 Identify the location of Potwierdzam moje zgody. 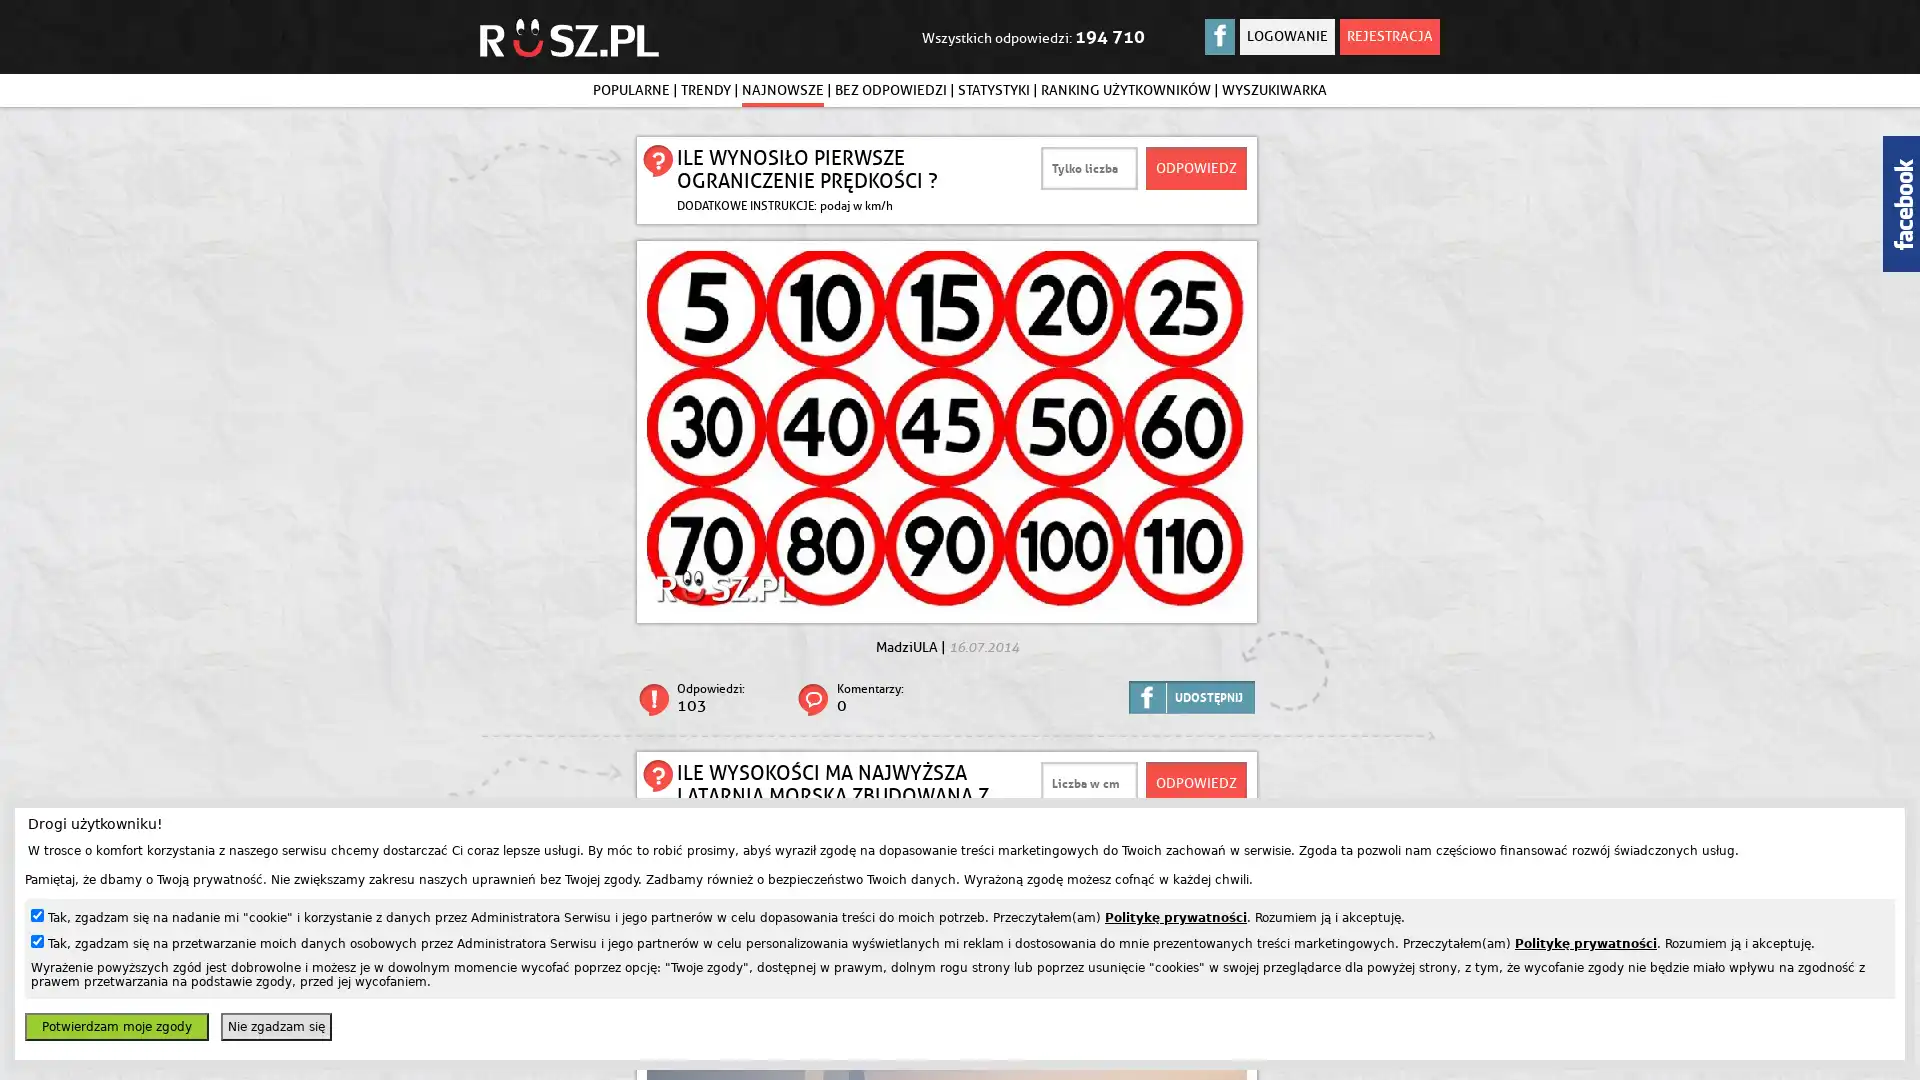
(115, 1026).